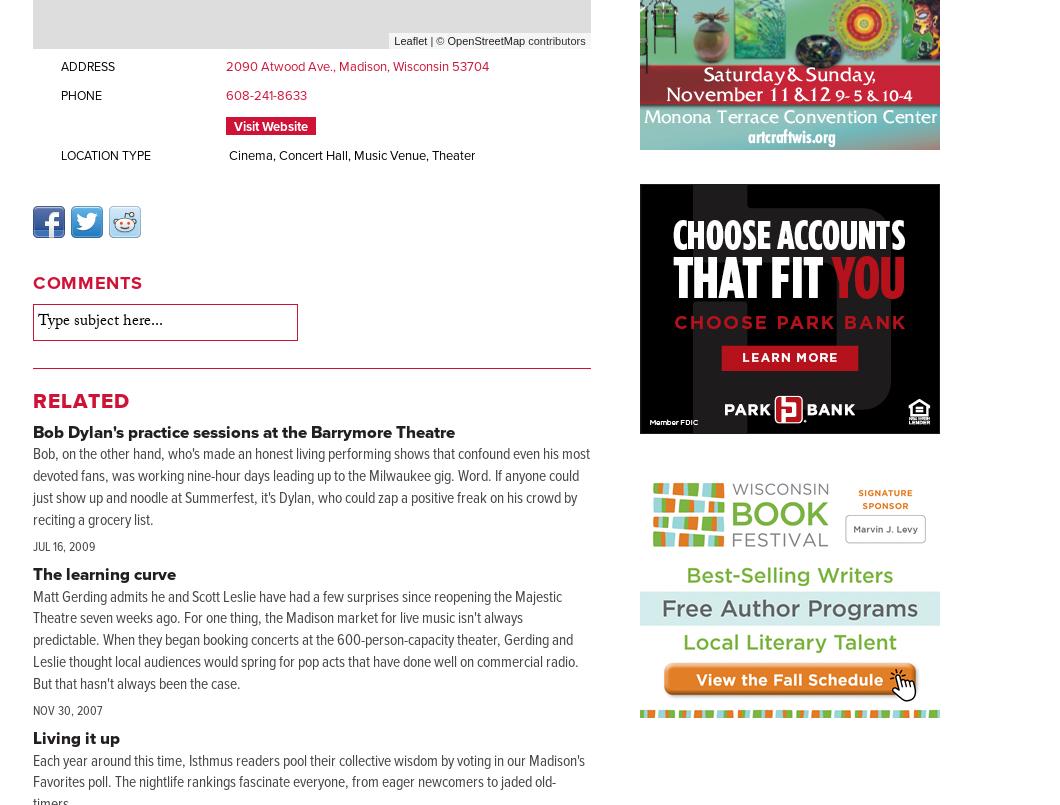 Image resolution: width=1060 pixels, height=805 pixels. What do you see at coordinates (452, 156) in the screenshot?
I see `'Theater'` at bounding box center [452, 156].